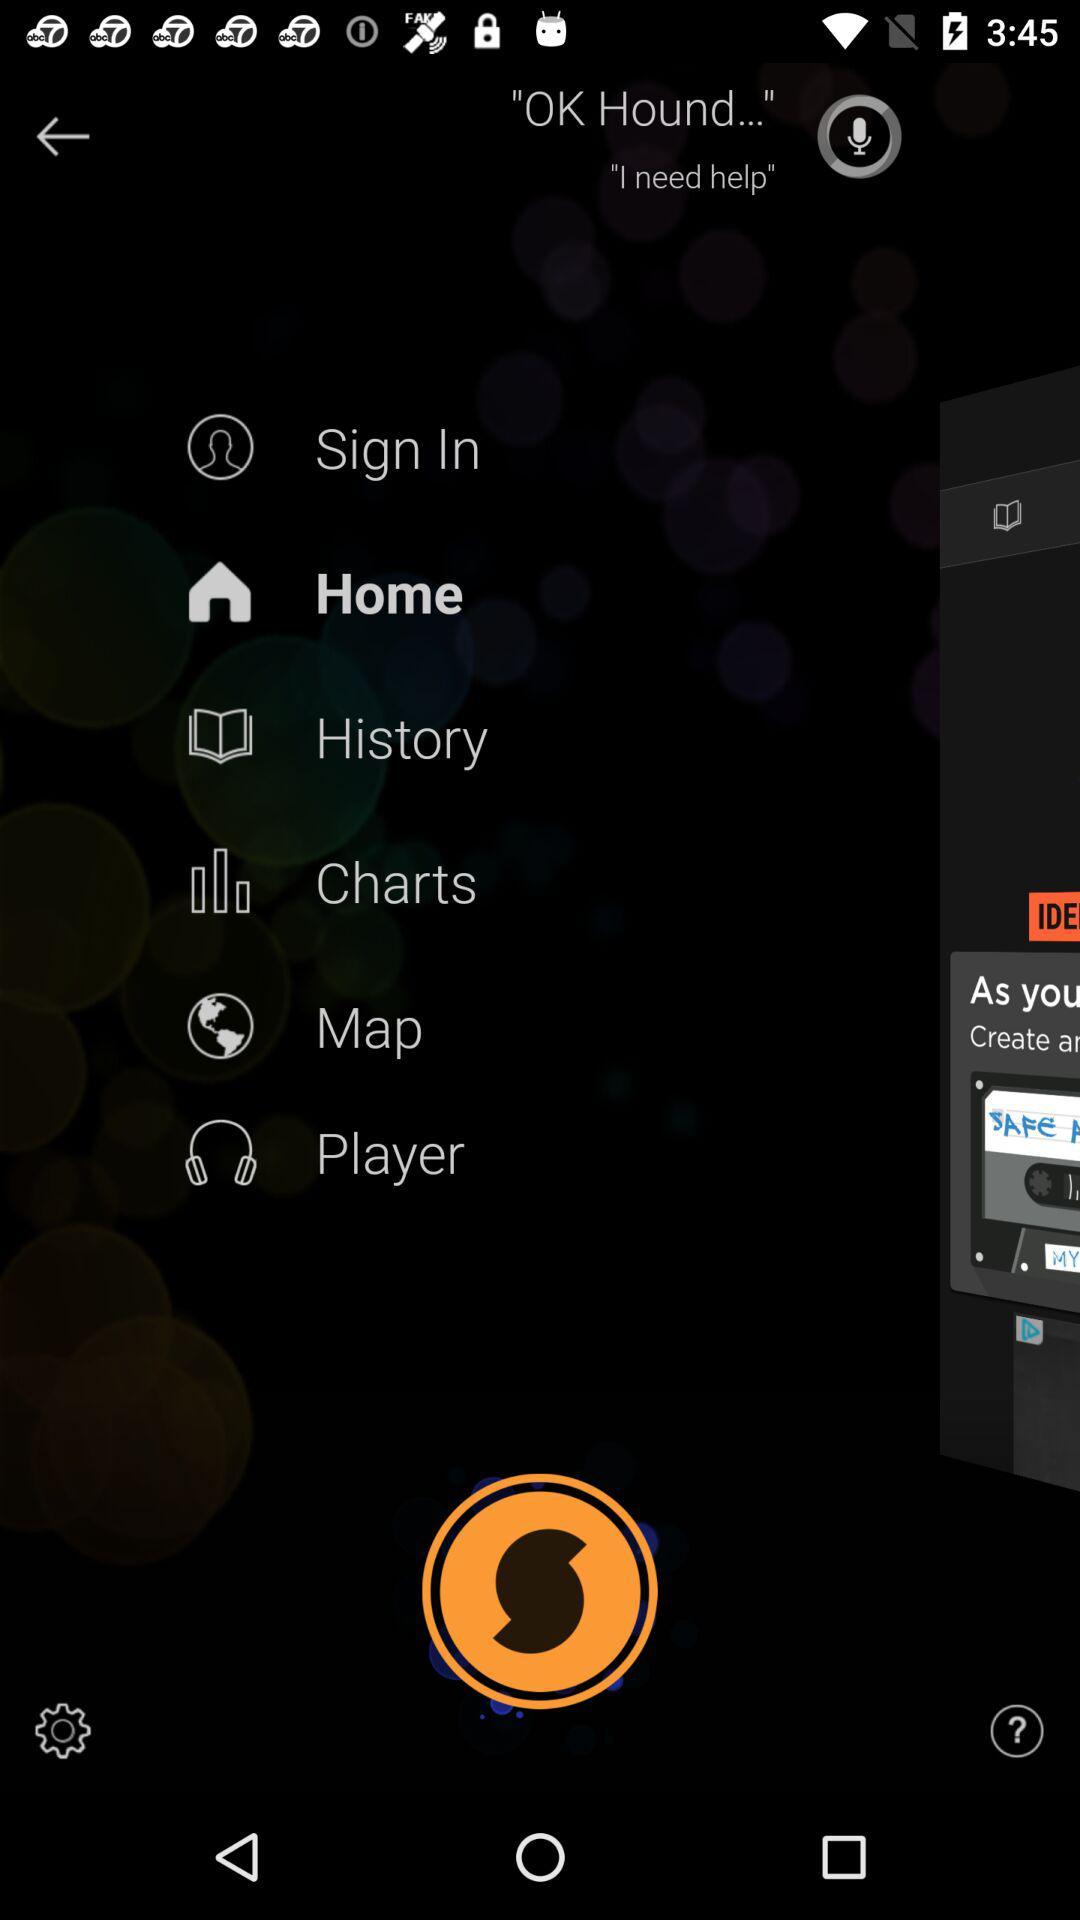 The height and width of the screenshot is (1920, 1080). What do you see at coordinates (61, 1730) in the screenshot?
I see `settings button` at bounding box center [61, 1730].